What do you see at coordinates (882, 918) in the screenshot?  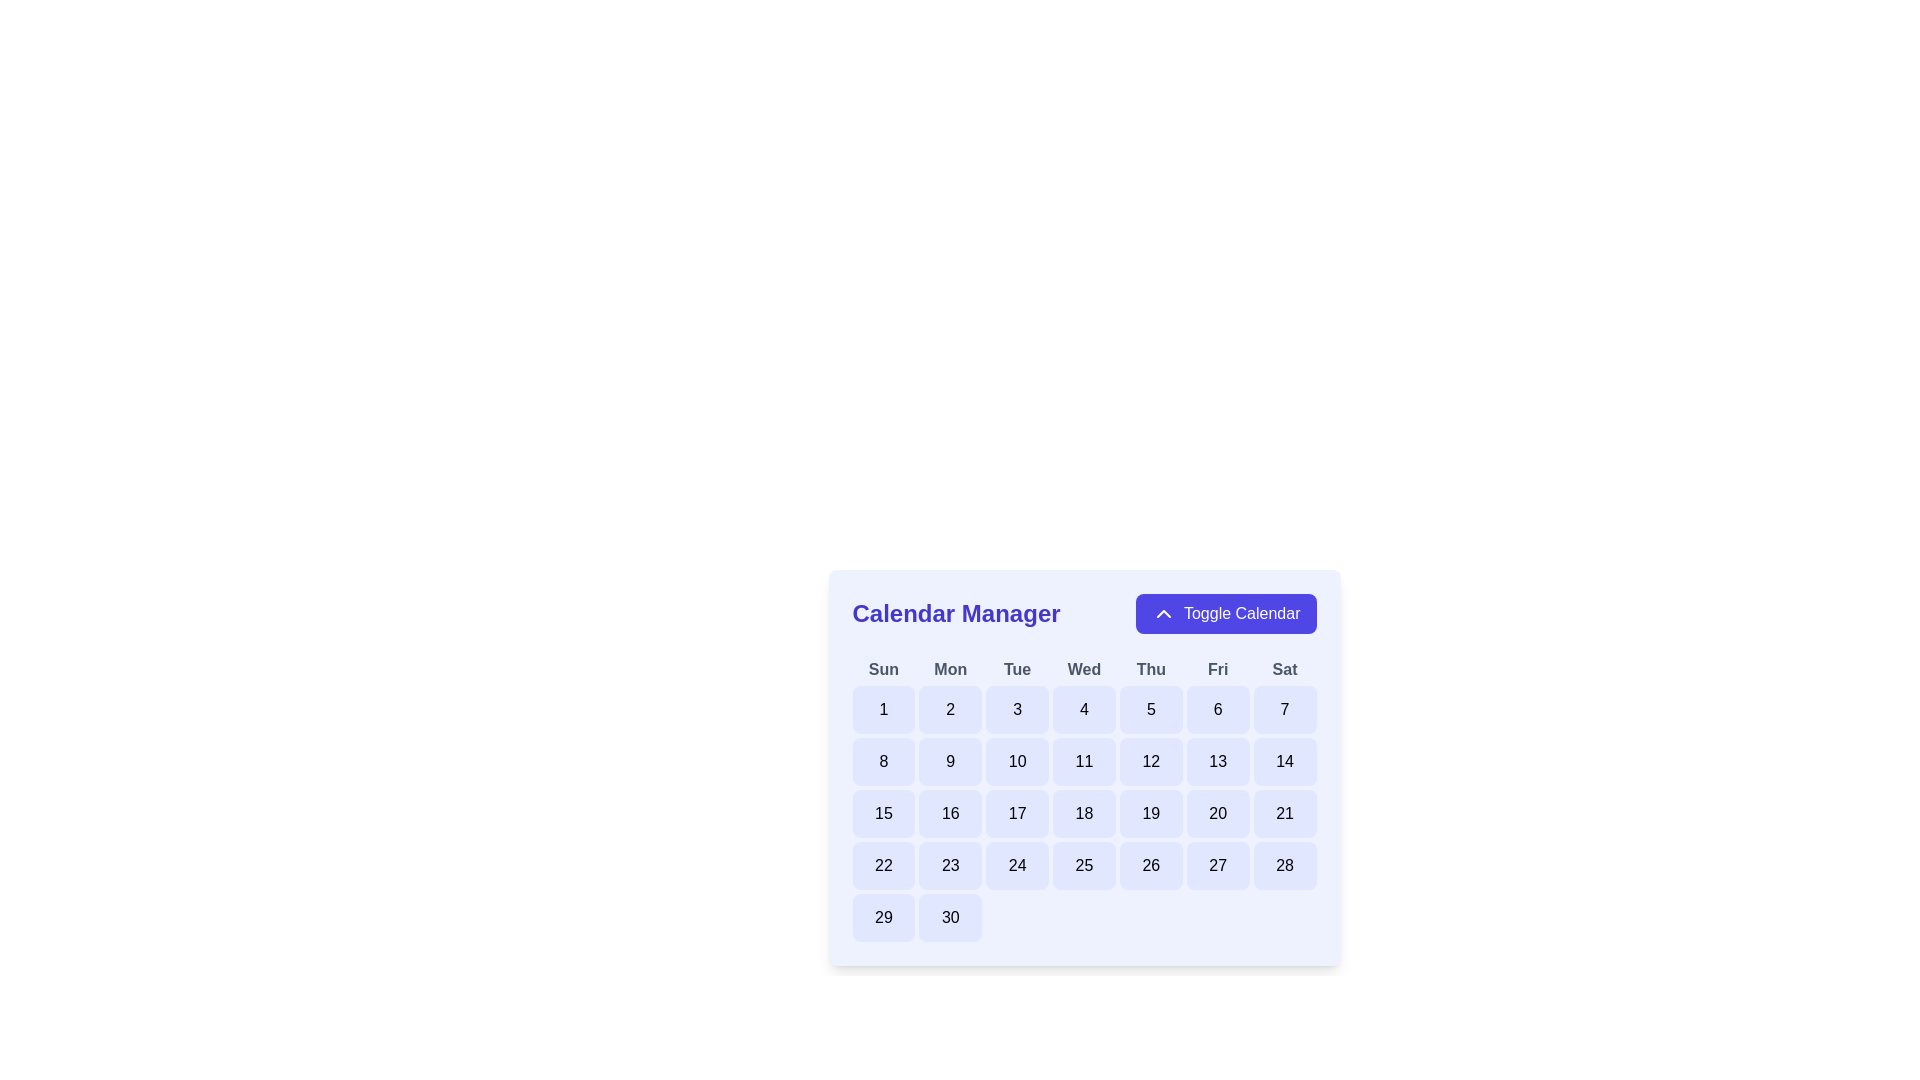 I see `the button representing day '29' in the calendar` at bounding box center [882, 918].